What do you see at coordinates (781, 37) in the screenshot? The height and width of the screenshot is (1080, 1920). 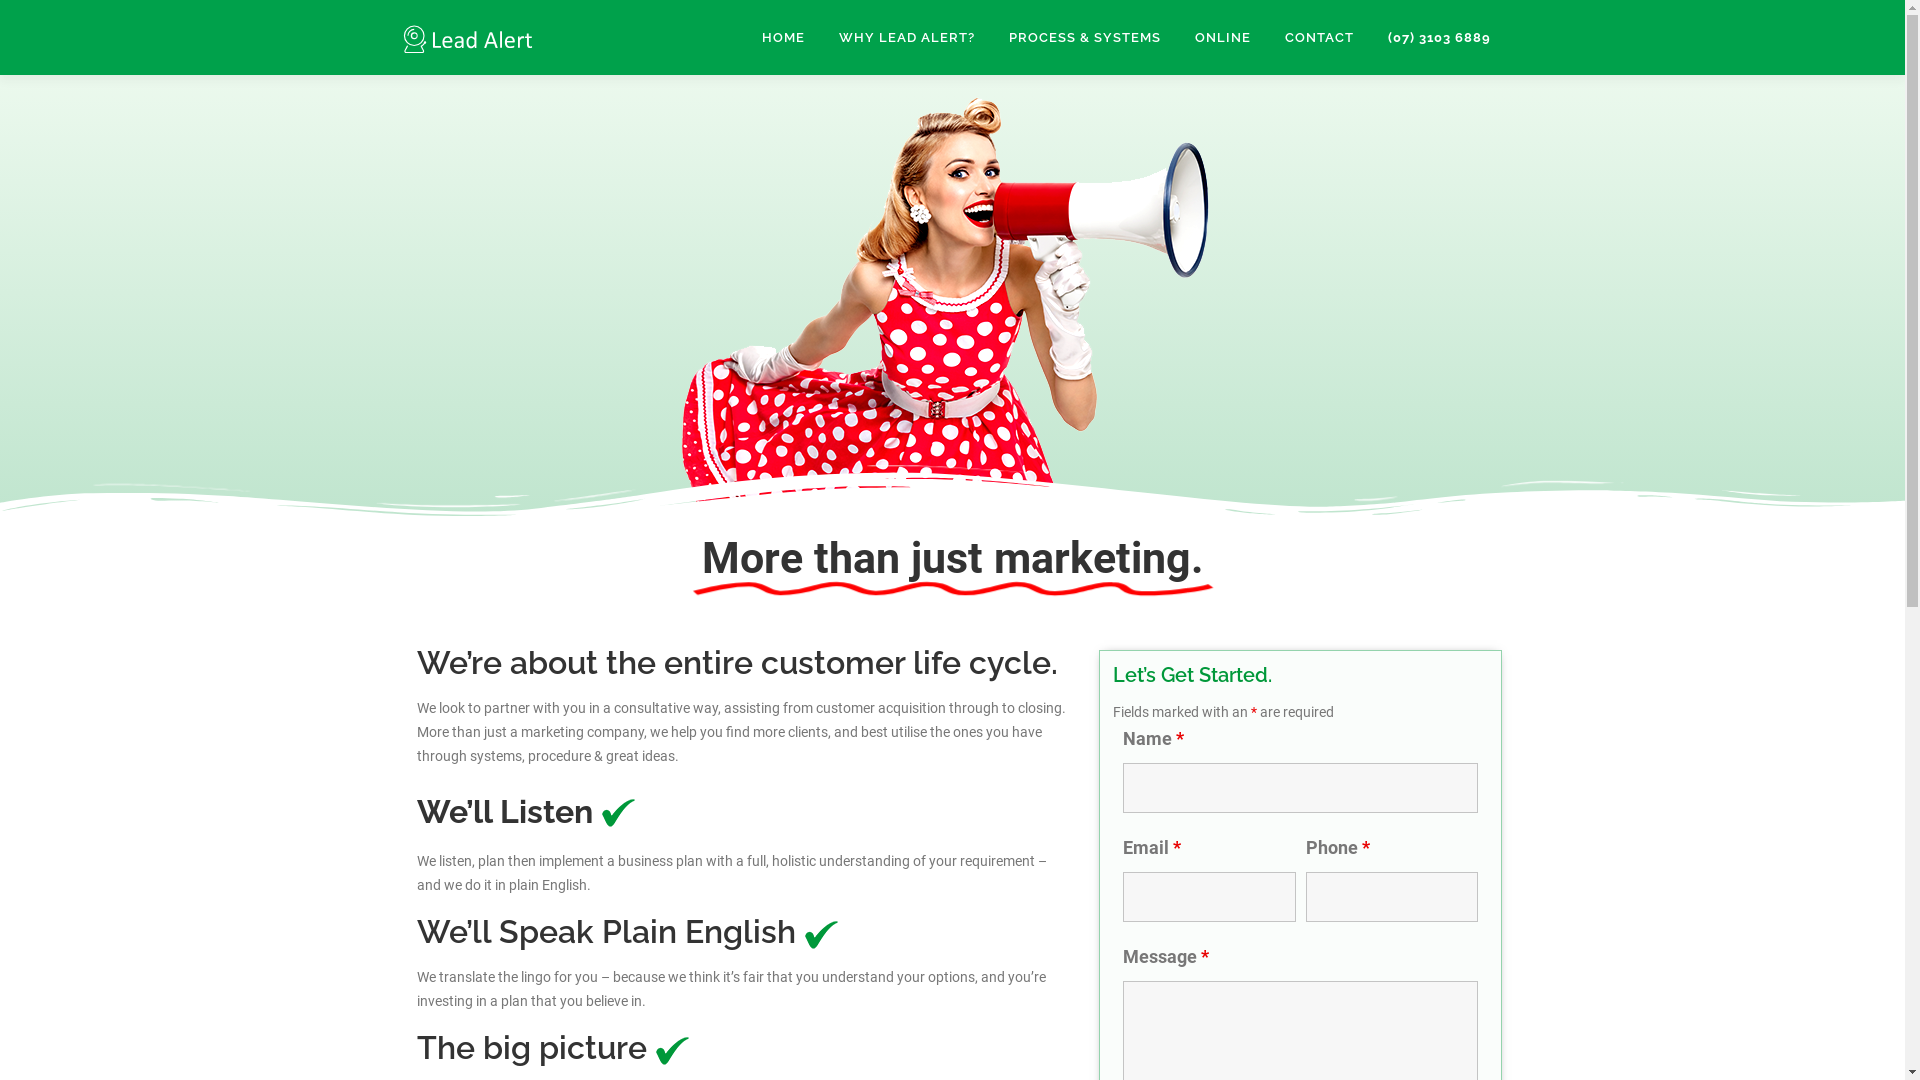 I see `'HOME'` at bounding box center [781, 37].